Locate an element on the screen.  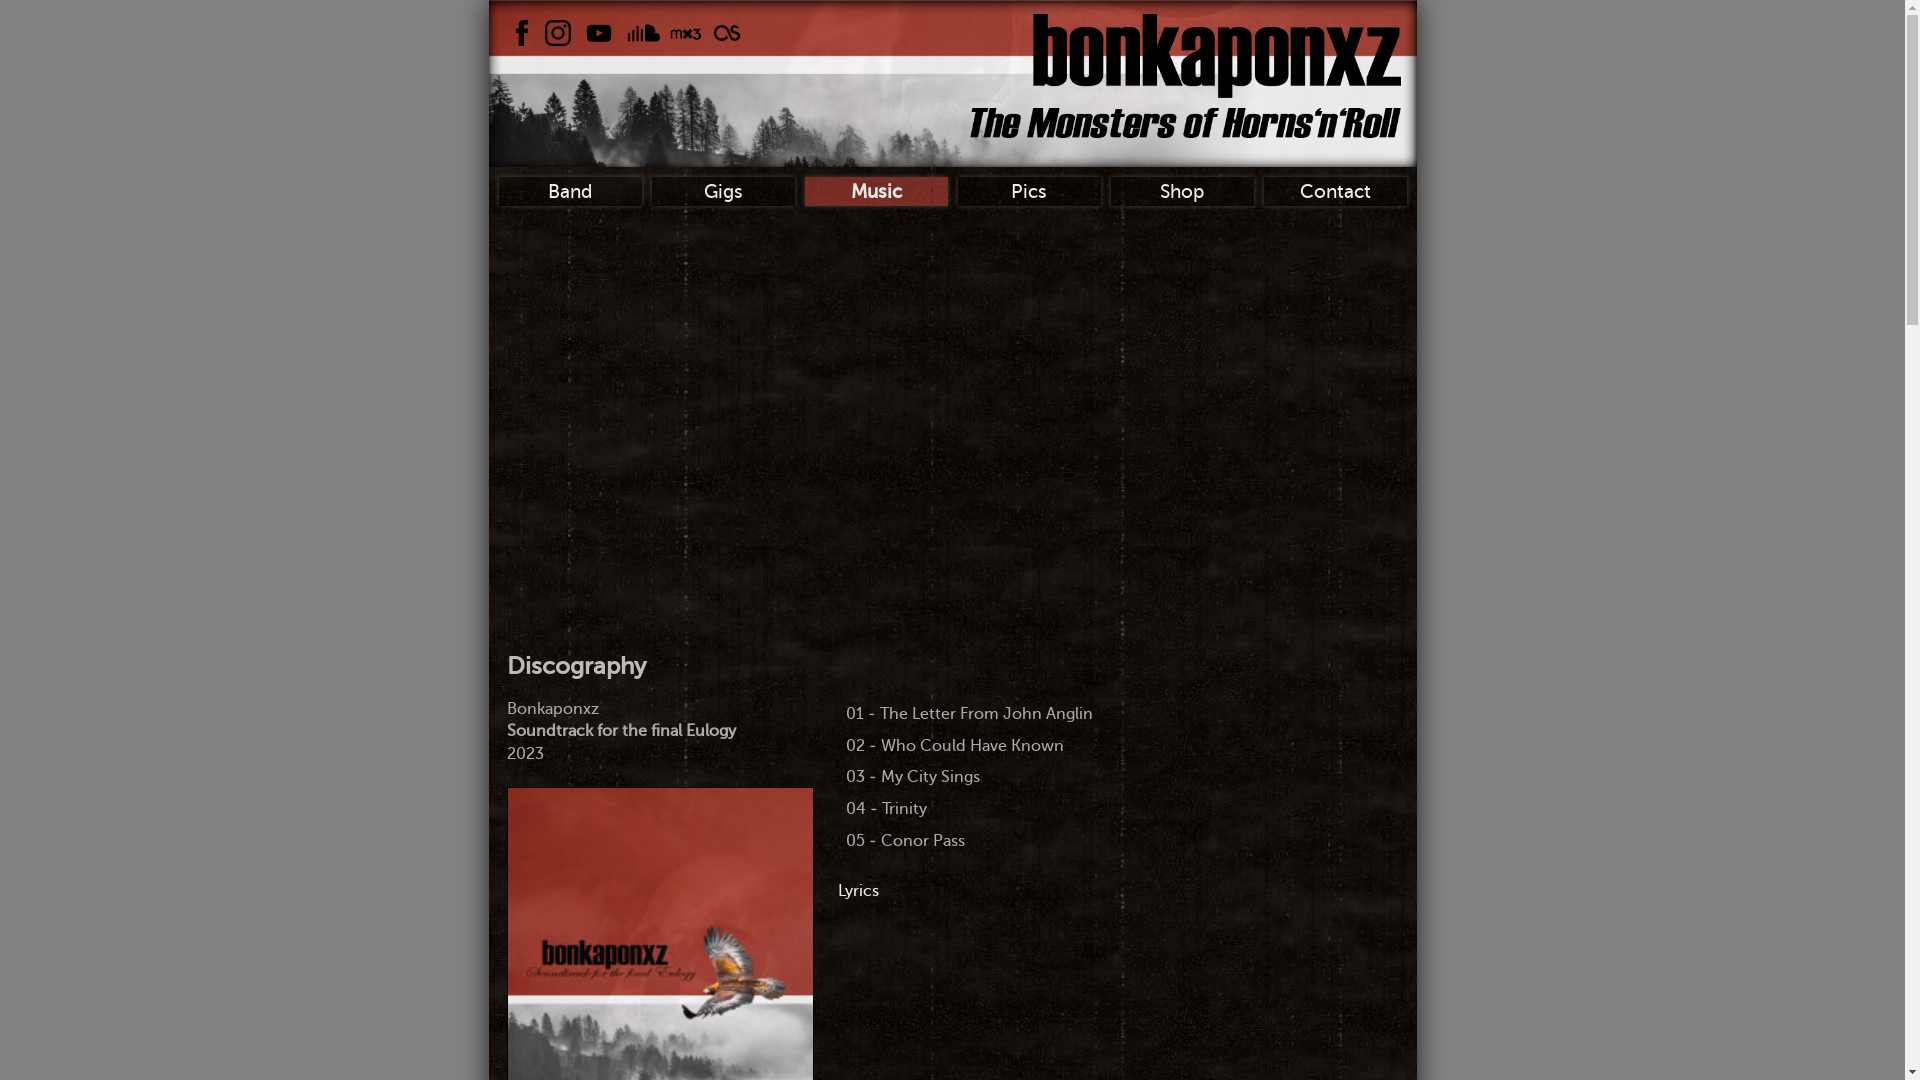
'http://soundcloud.com/bonkaponxz' is located at coordinates (643, 33).